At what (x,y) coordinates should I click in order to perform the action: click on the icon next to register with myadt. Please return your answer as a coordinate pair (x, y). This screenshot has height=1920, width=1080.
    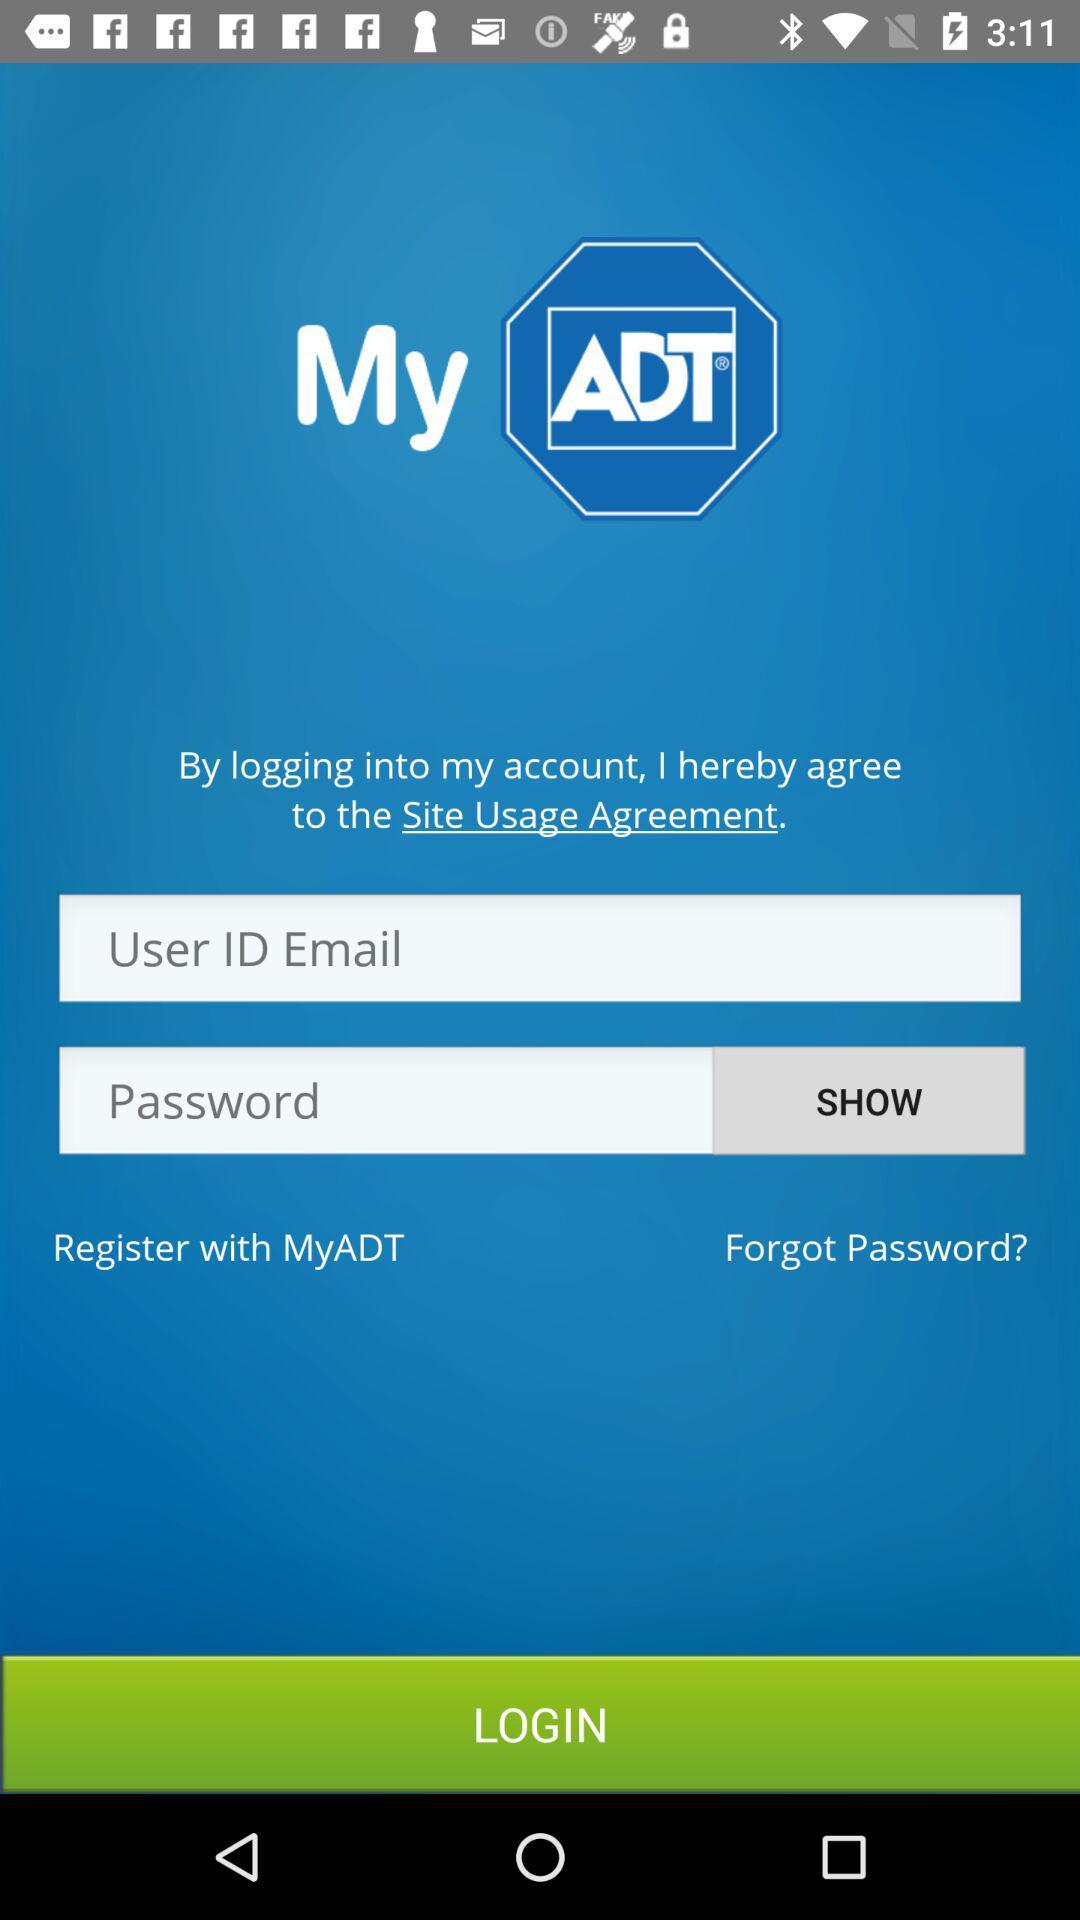
    Looking at the image, I should click on (874, 1245).